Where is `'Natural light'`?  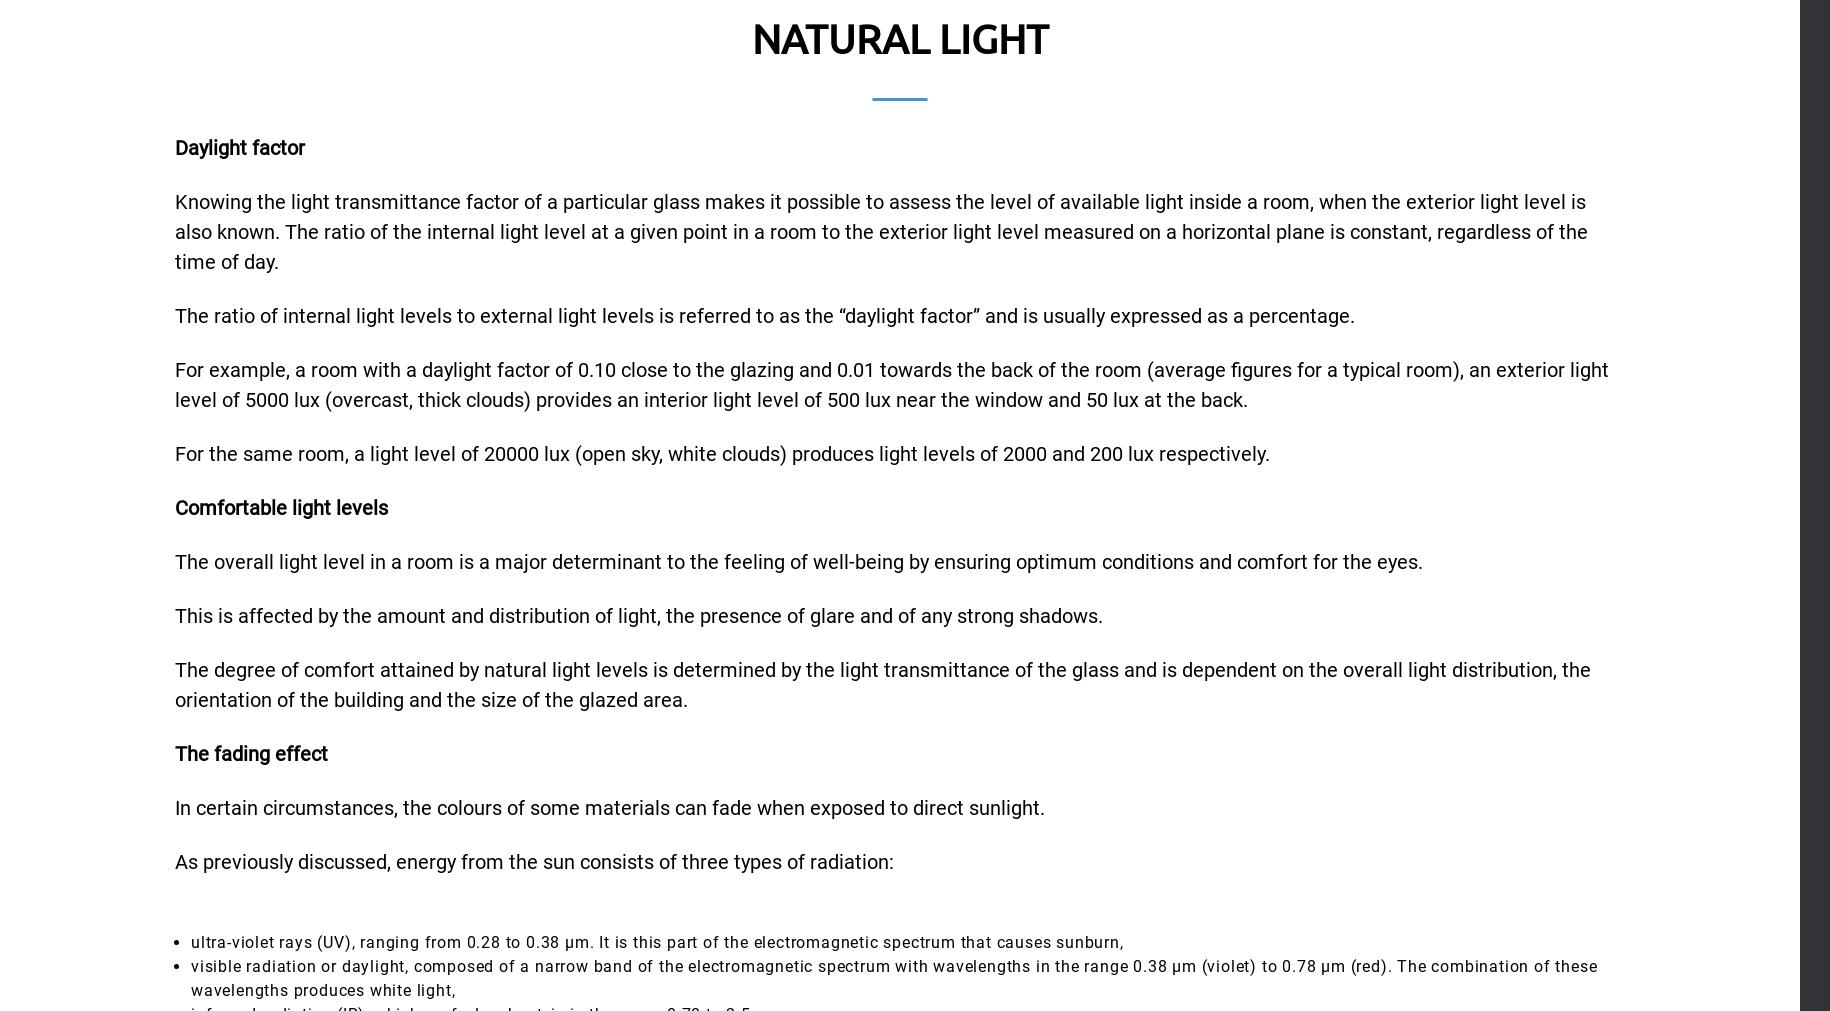
'Natural light' is located at coordinates (899, 36).